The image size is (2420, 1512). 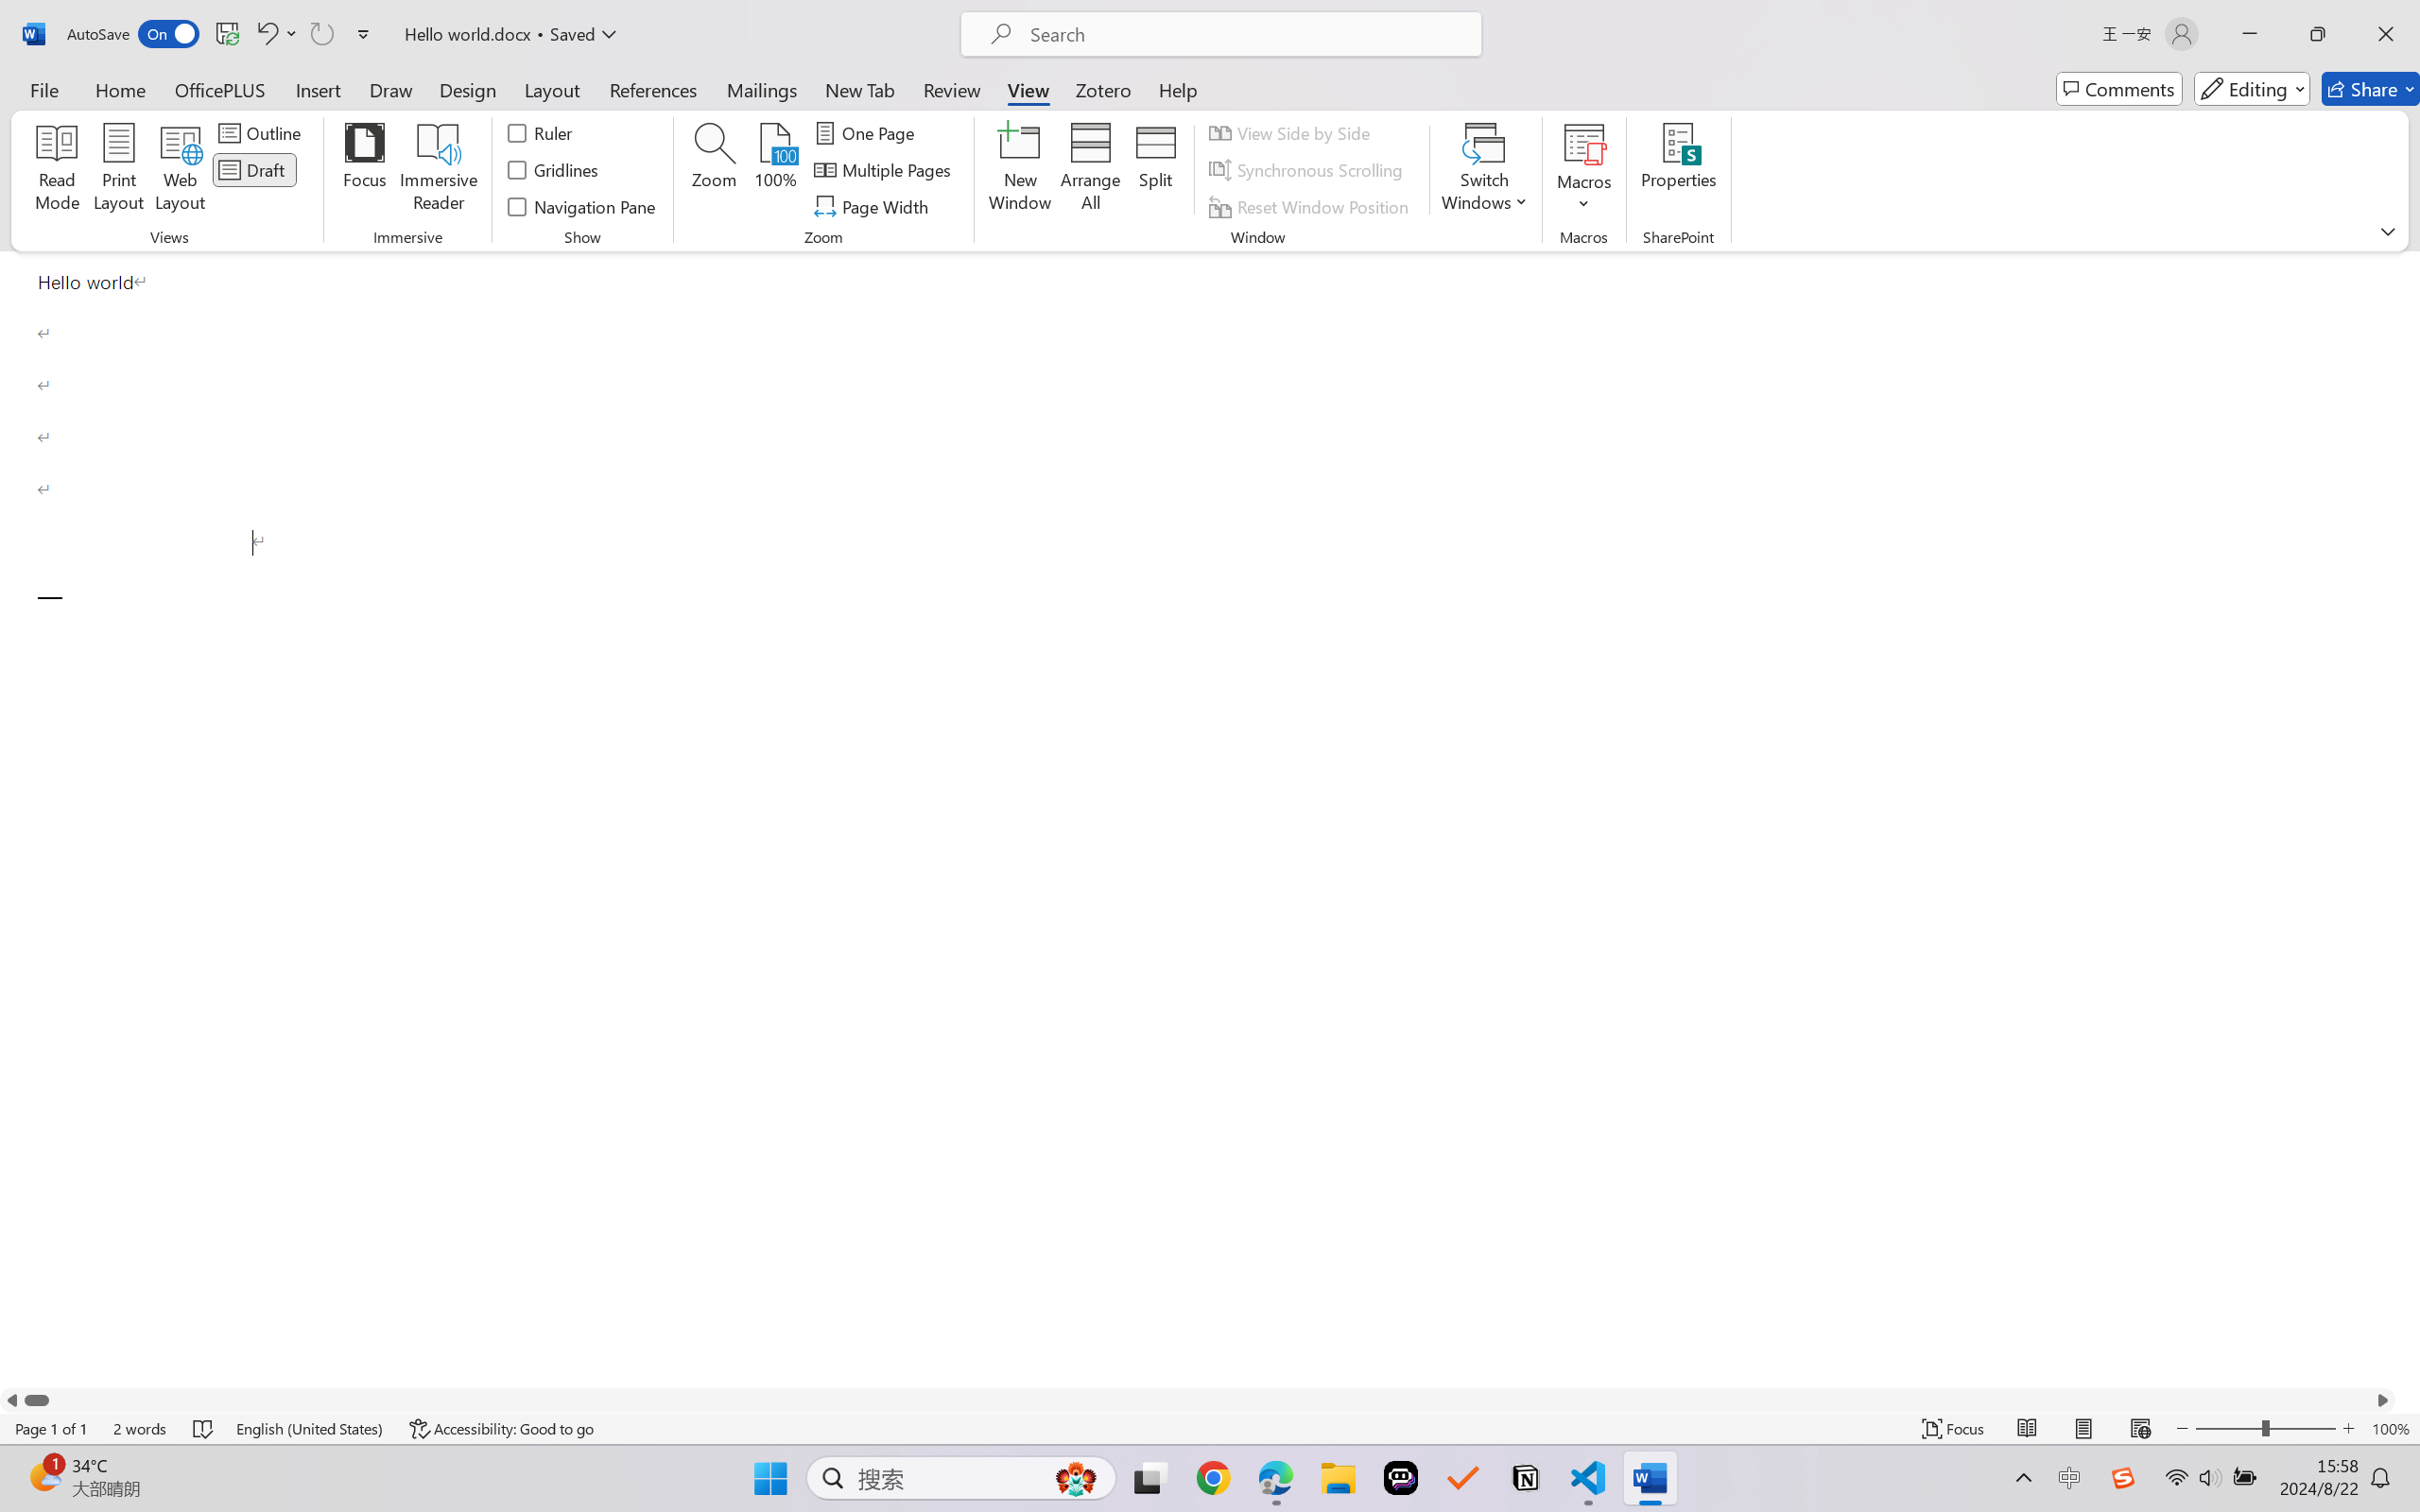 I want to click on 'Customize Quick Access Toolbar', so click(x=363, y=33).